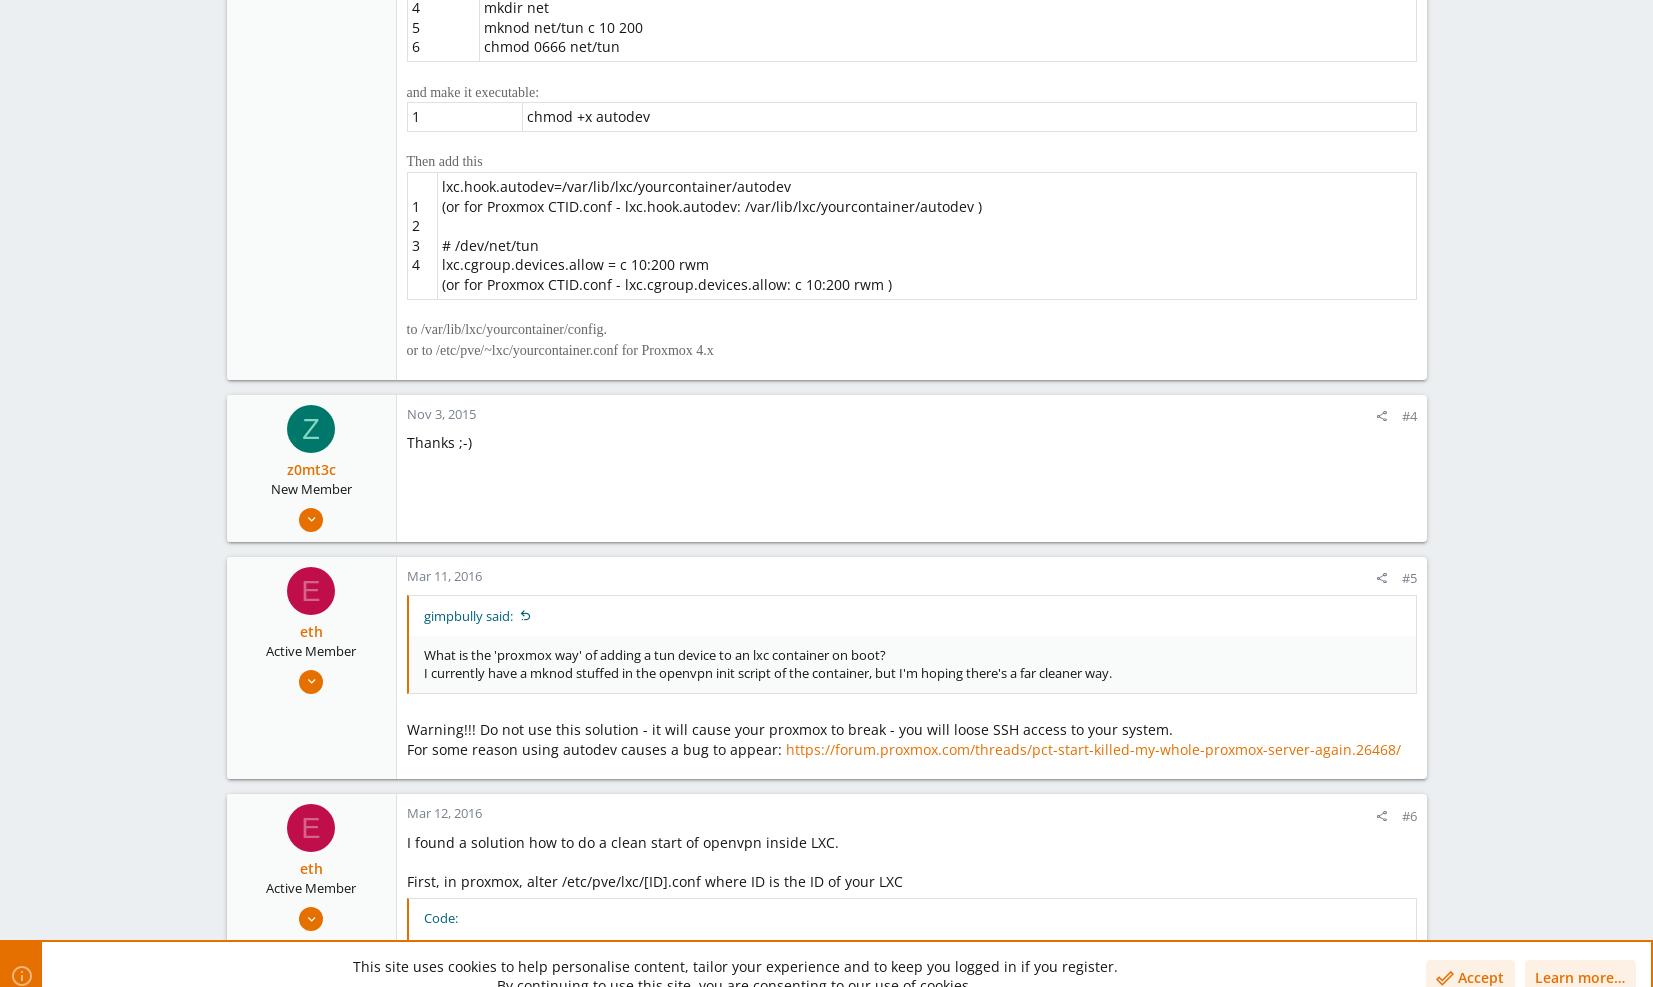 This screenshot has height=987, width=1653. What do you see at coordinates (437, 441) in the screenshot?
I see `'Thanks ;-)'` at bounding box center [437, 441].